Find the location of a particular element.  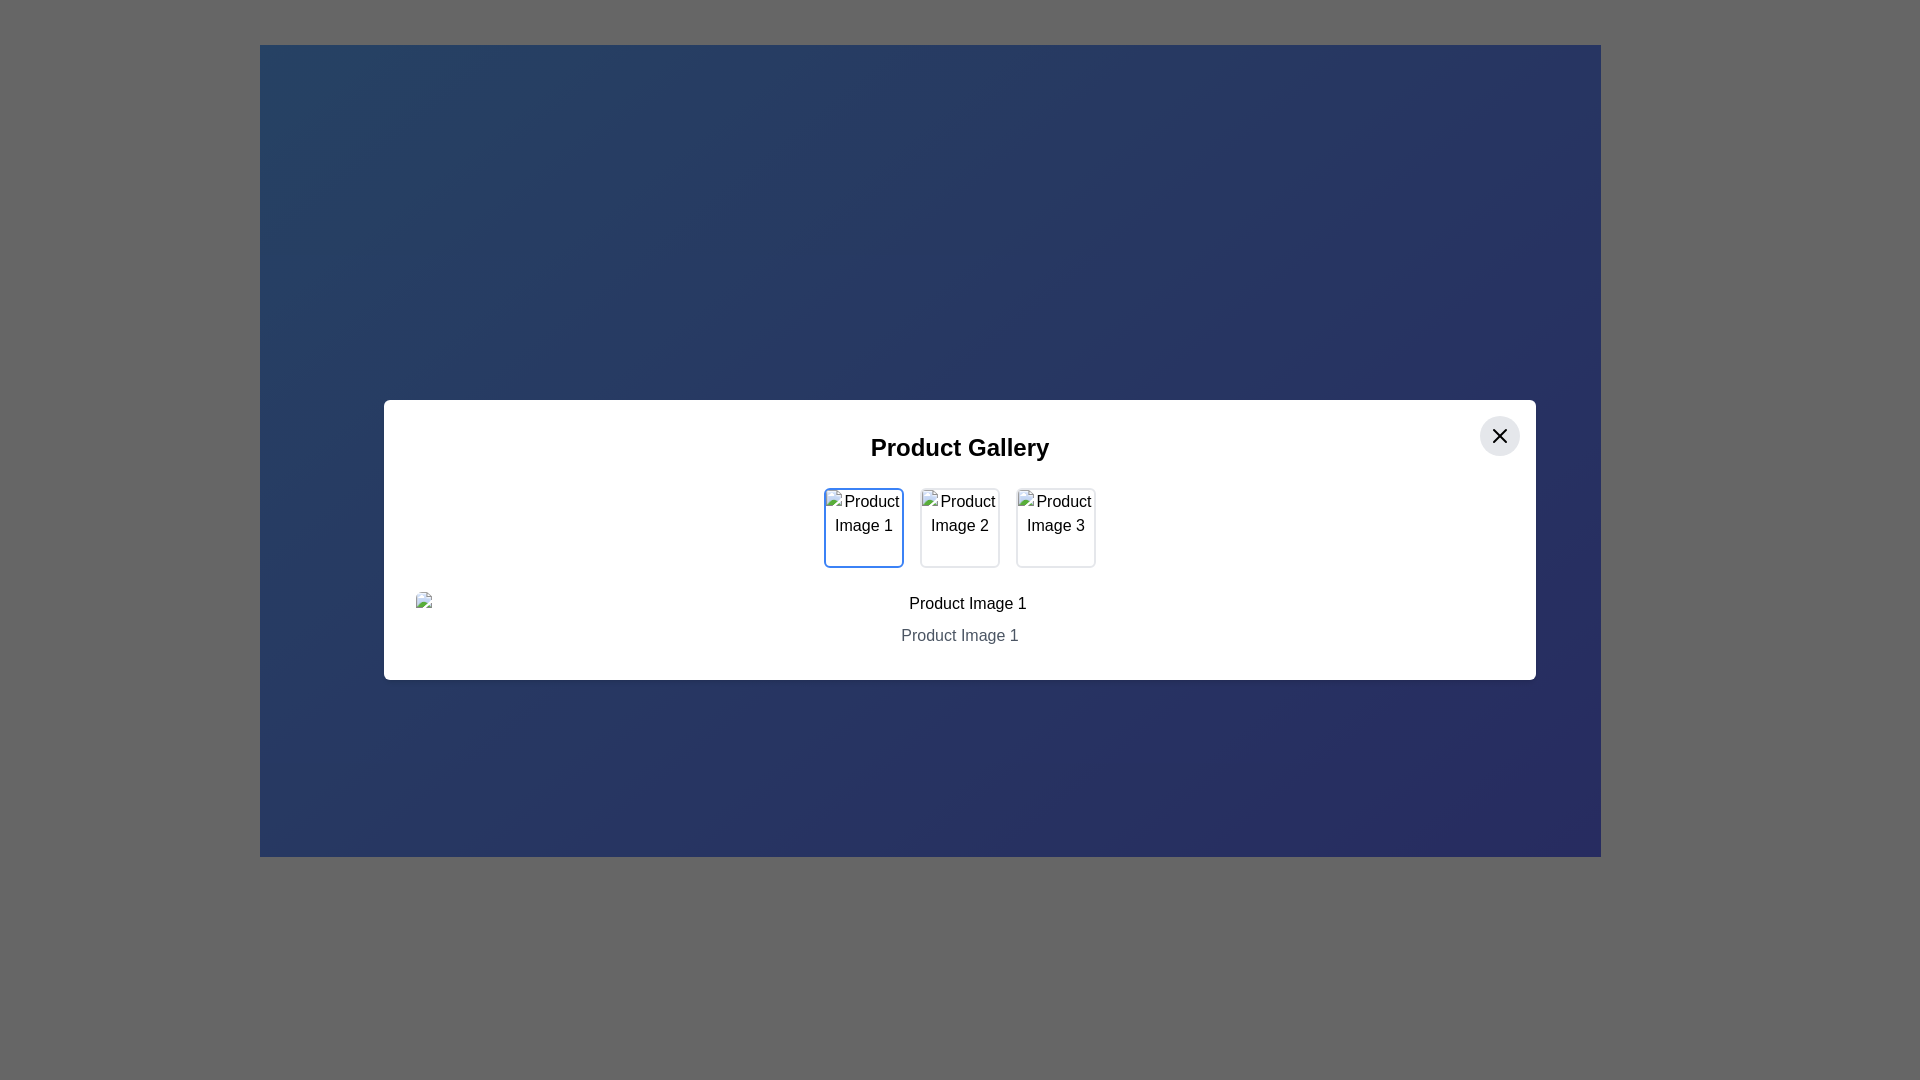

the circular button with a gray background and a black 'X' icon located in the top-right corner of the 'Product Gallery' modal is located at coordinates (1499, 434).